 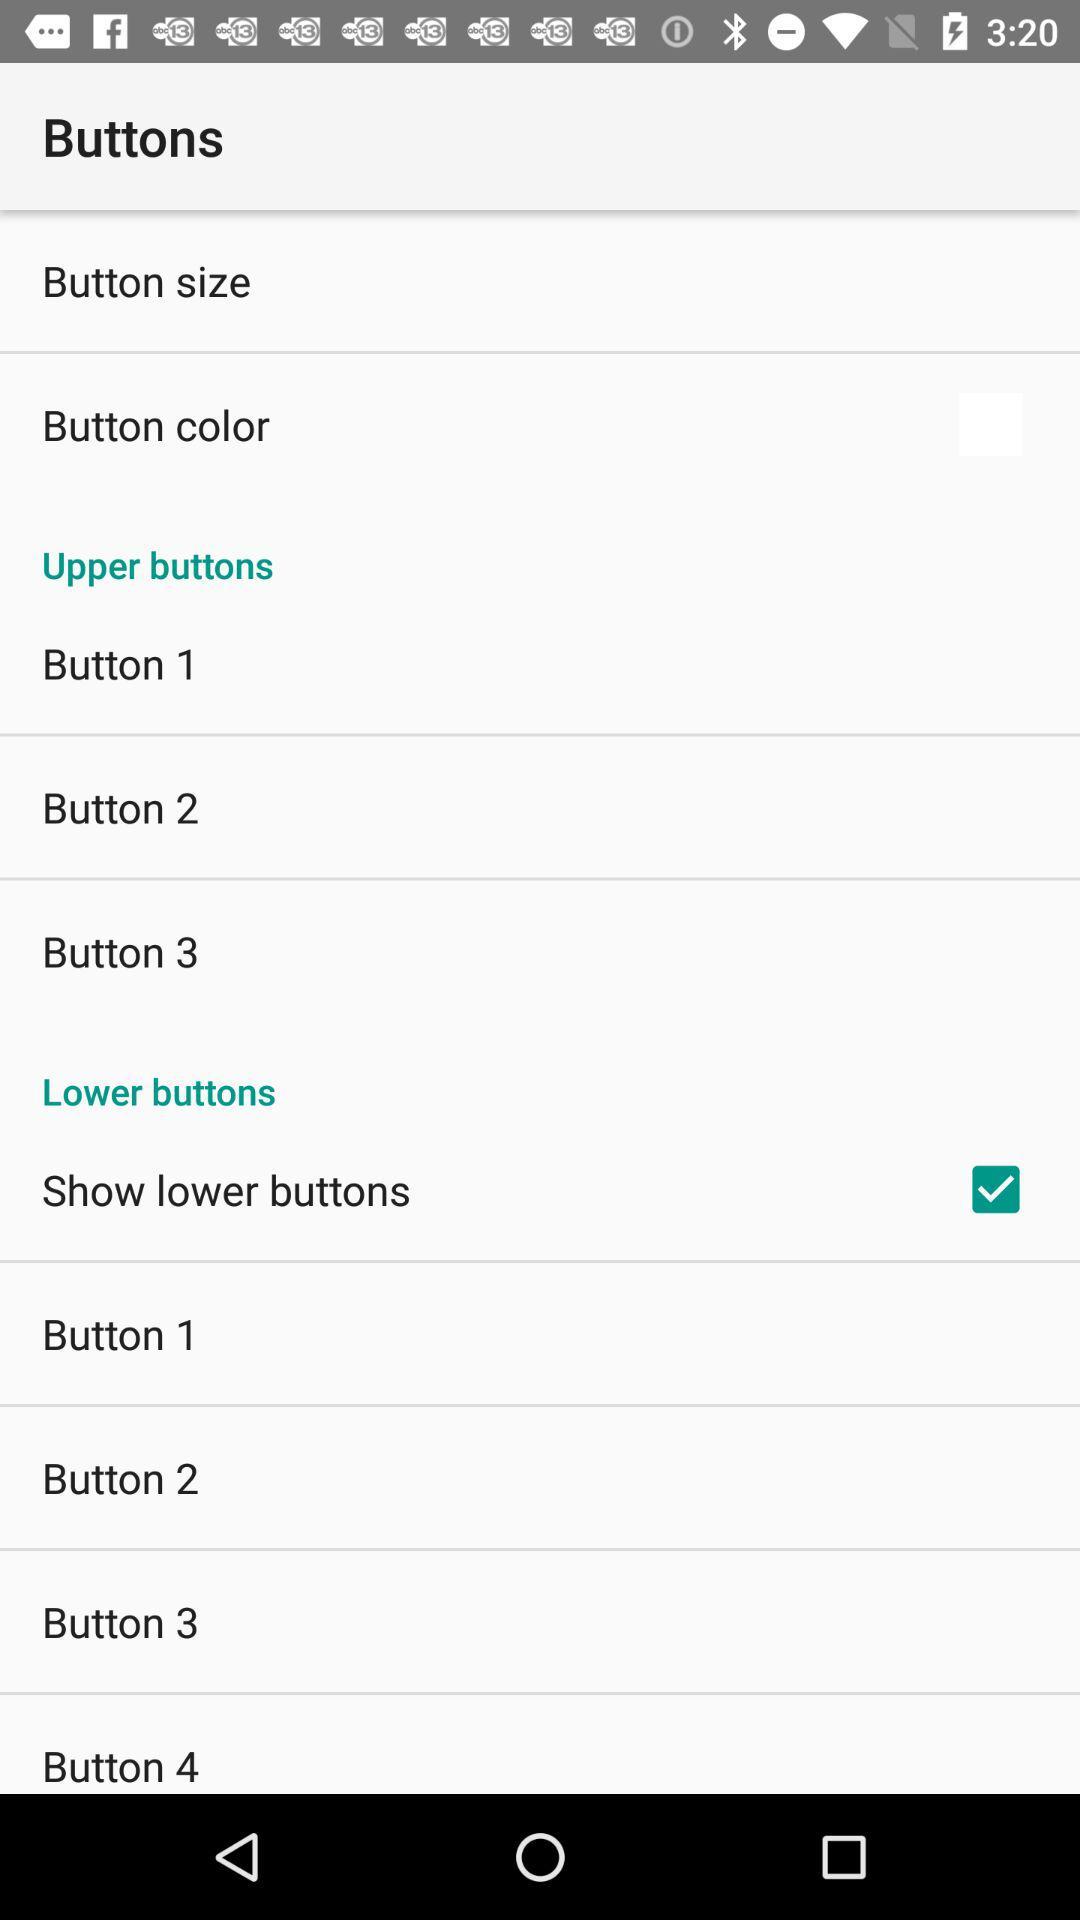 I want to click on upper buttons, so click(x=540, y=543).